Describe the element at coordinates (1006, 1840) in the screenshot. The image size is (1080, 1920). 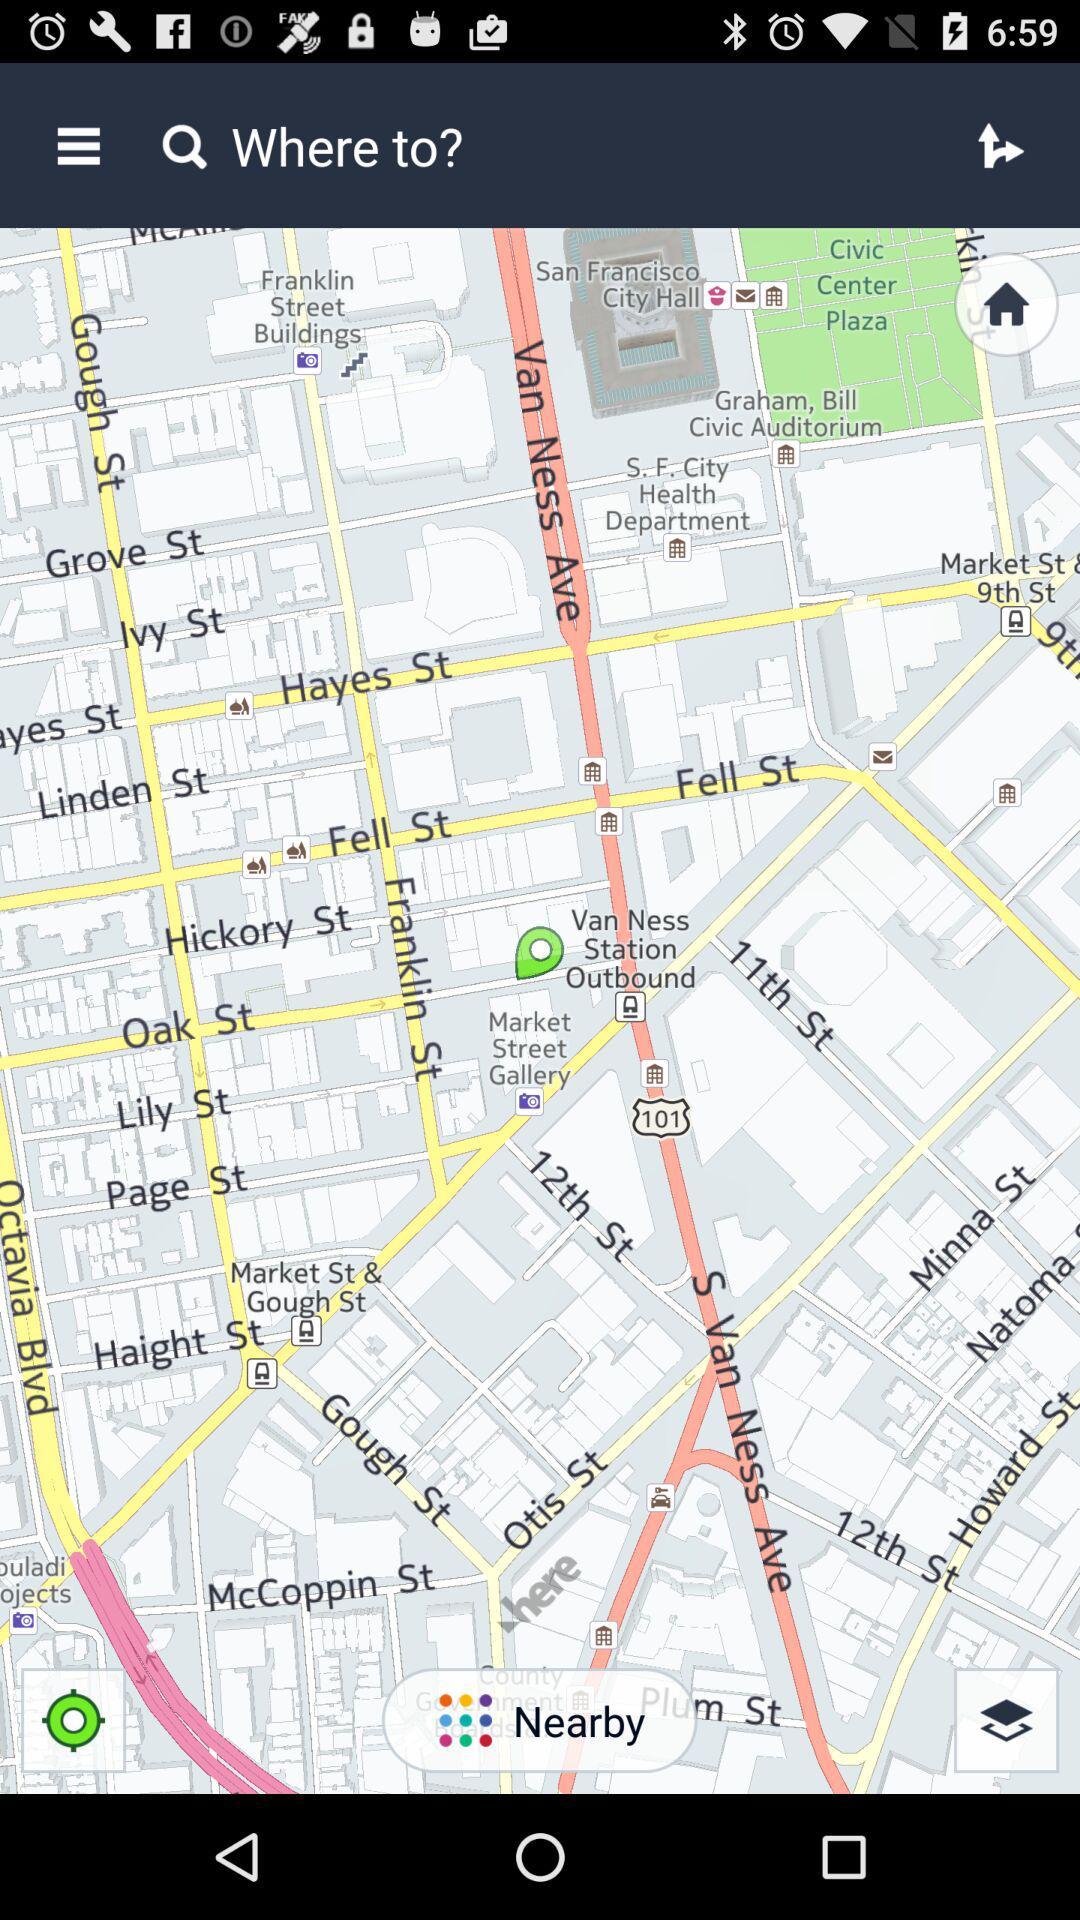
I see `the layers icon` at that location.